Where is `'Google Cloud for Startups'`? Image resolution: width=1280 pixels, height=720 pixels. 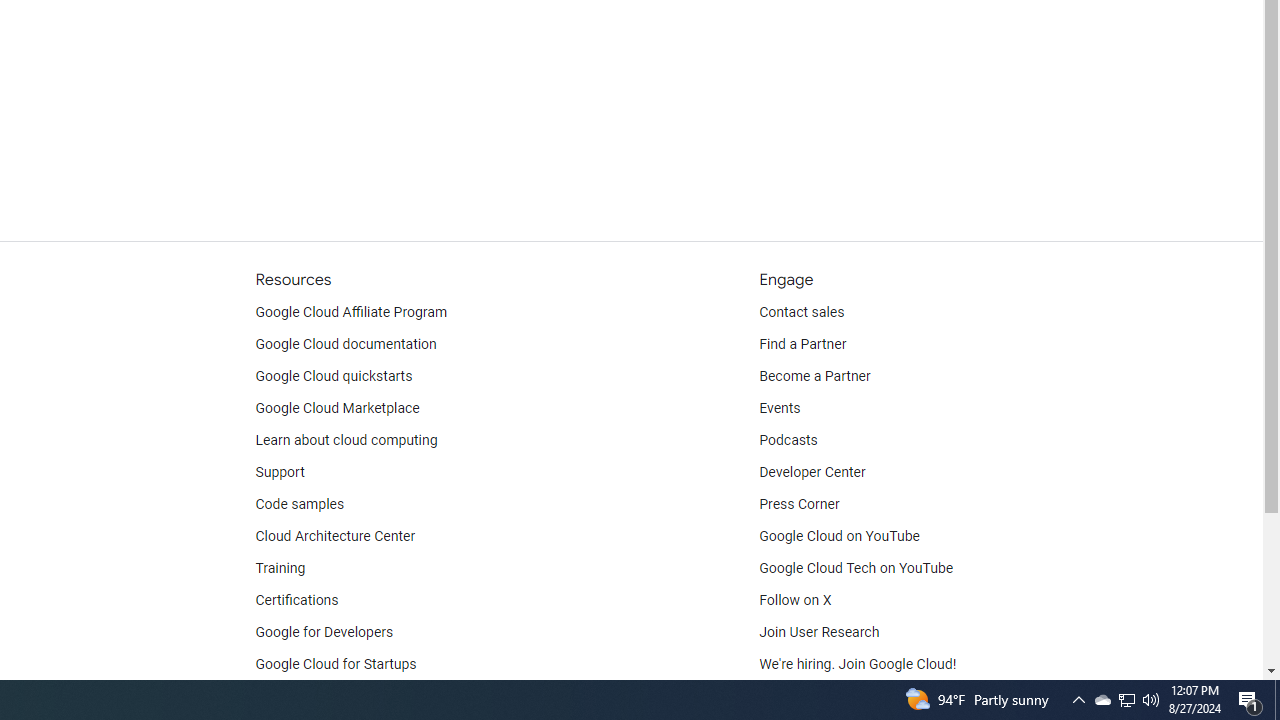 'Google Cloud for Startups' is located at coordinates (336, 664).